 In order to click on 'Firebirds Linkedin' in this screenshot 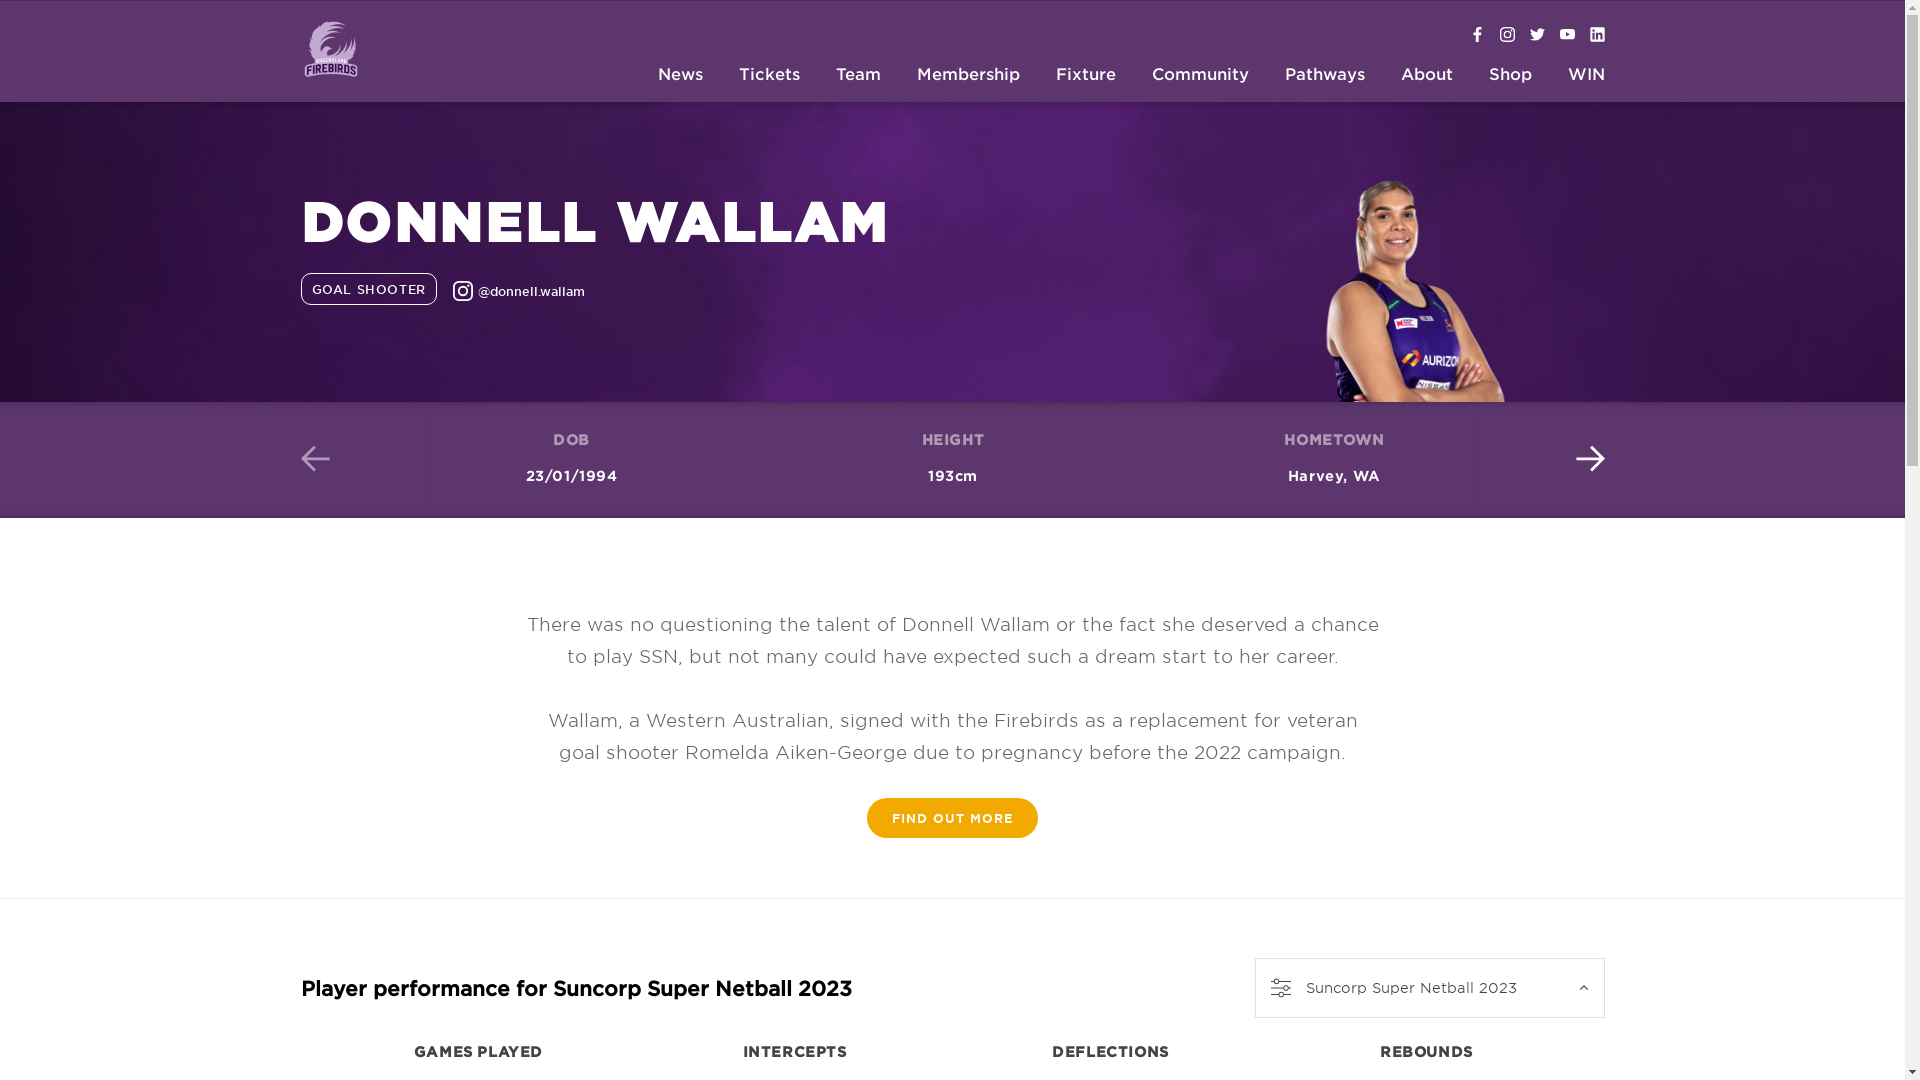, I will do `click(1596, 34)`.